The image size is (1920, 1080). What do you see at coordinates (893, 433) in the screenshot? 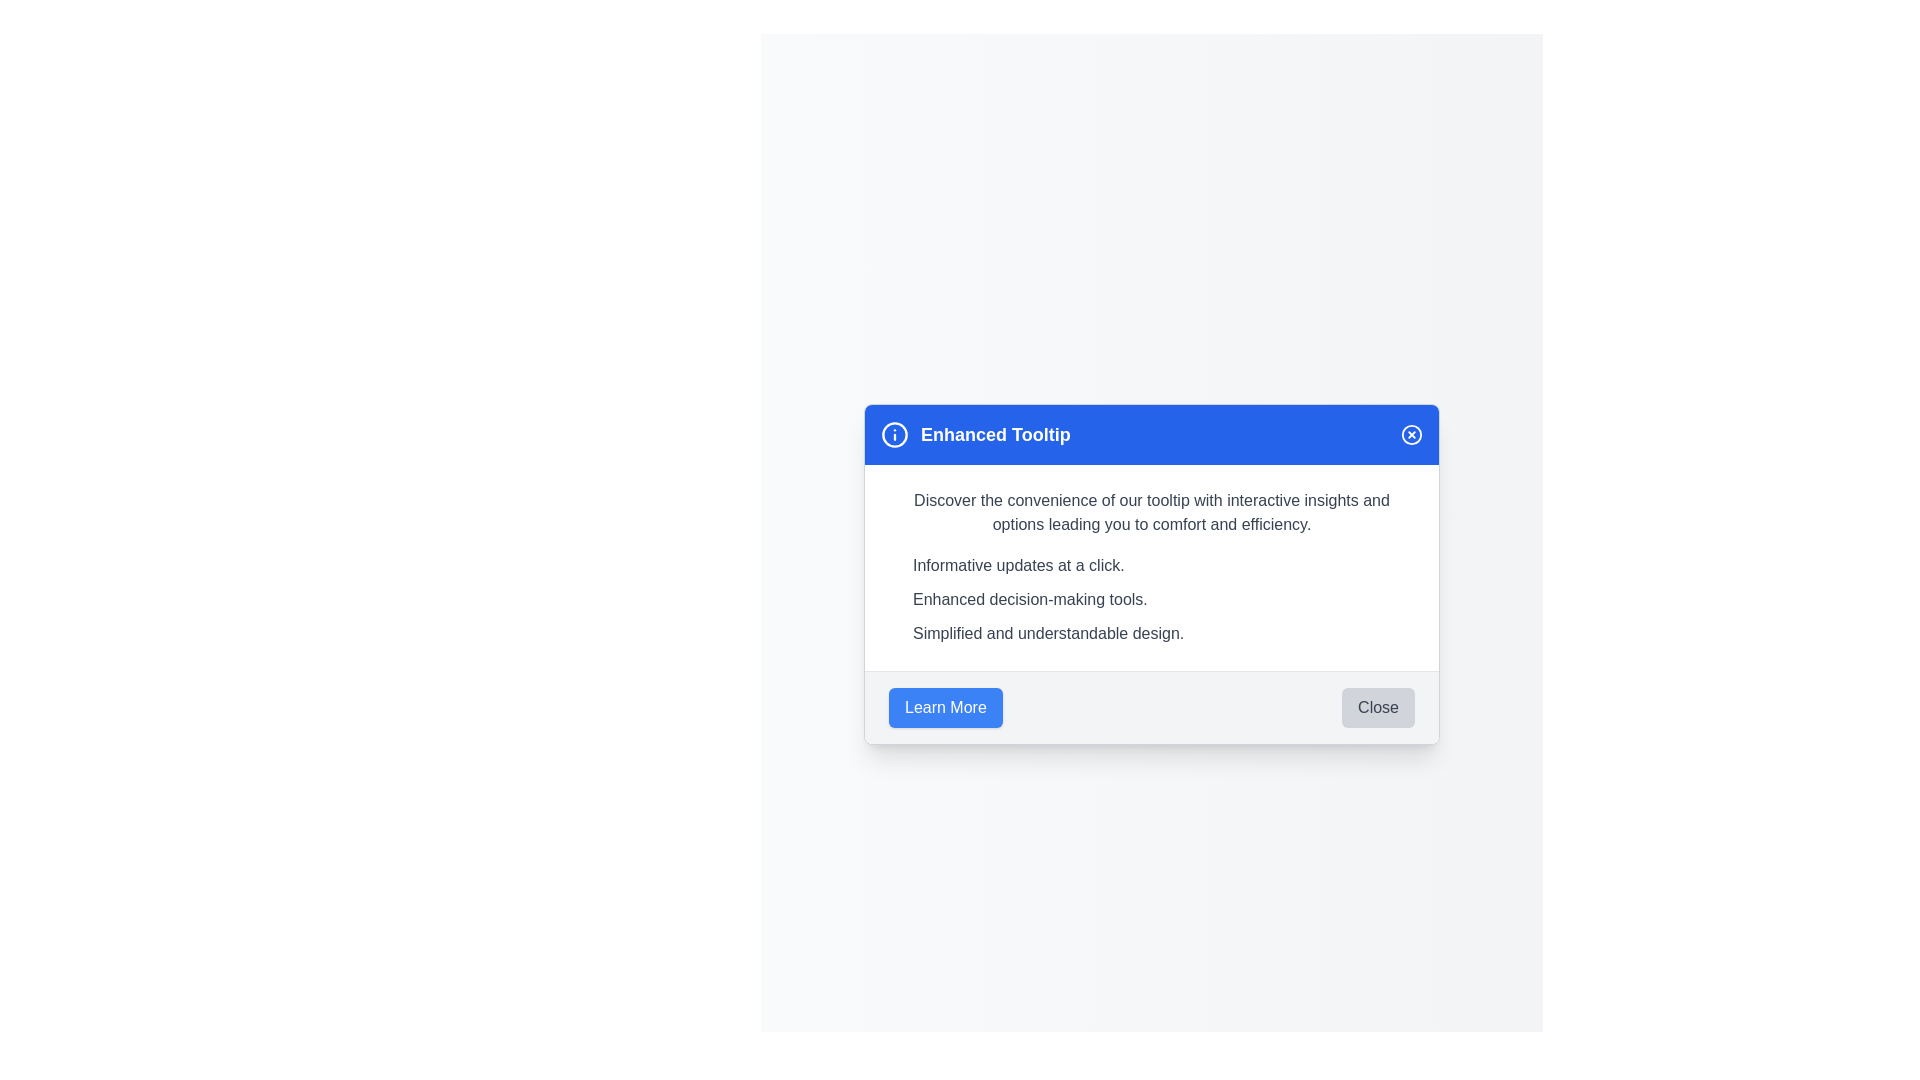
I see `the blue circle icon with a white 'i' symbol located at the top-left corner of the tooltip card, preceding the title 'Enhanced Tooltip'` at bounding box center [893, 433].